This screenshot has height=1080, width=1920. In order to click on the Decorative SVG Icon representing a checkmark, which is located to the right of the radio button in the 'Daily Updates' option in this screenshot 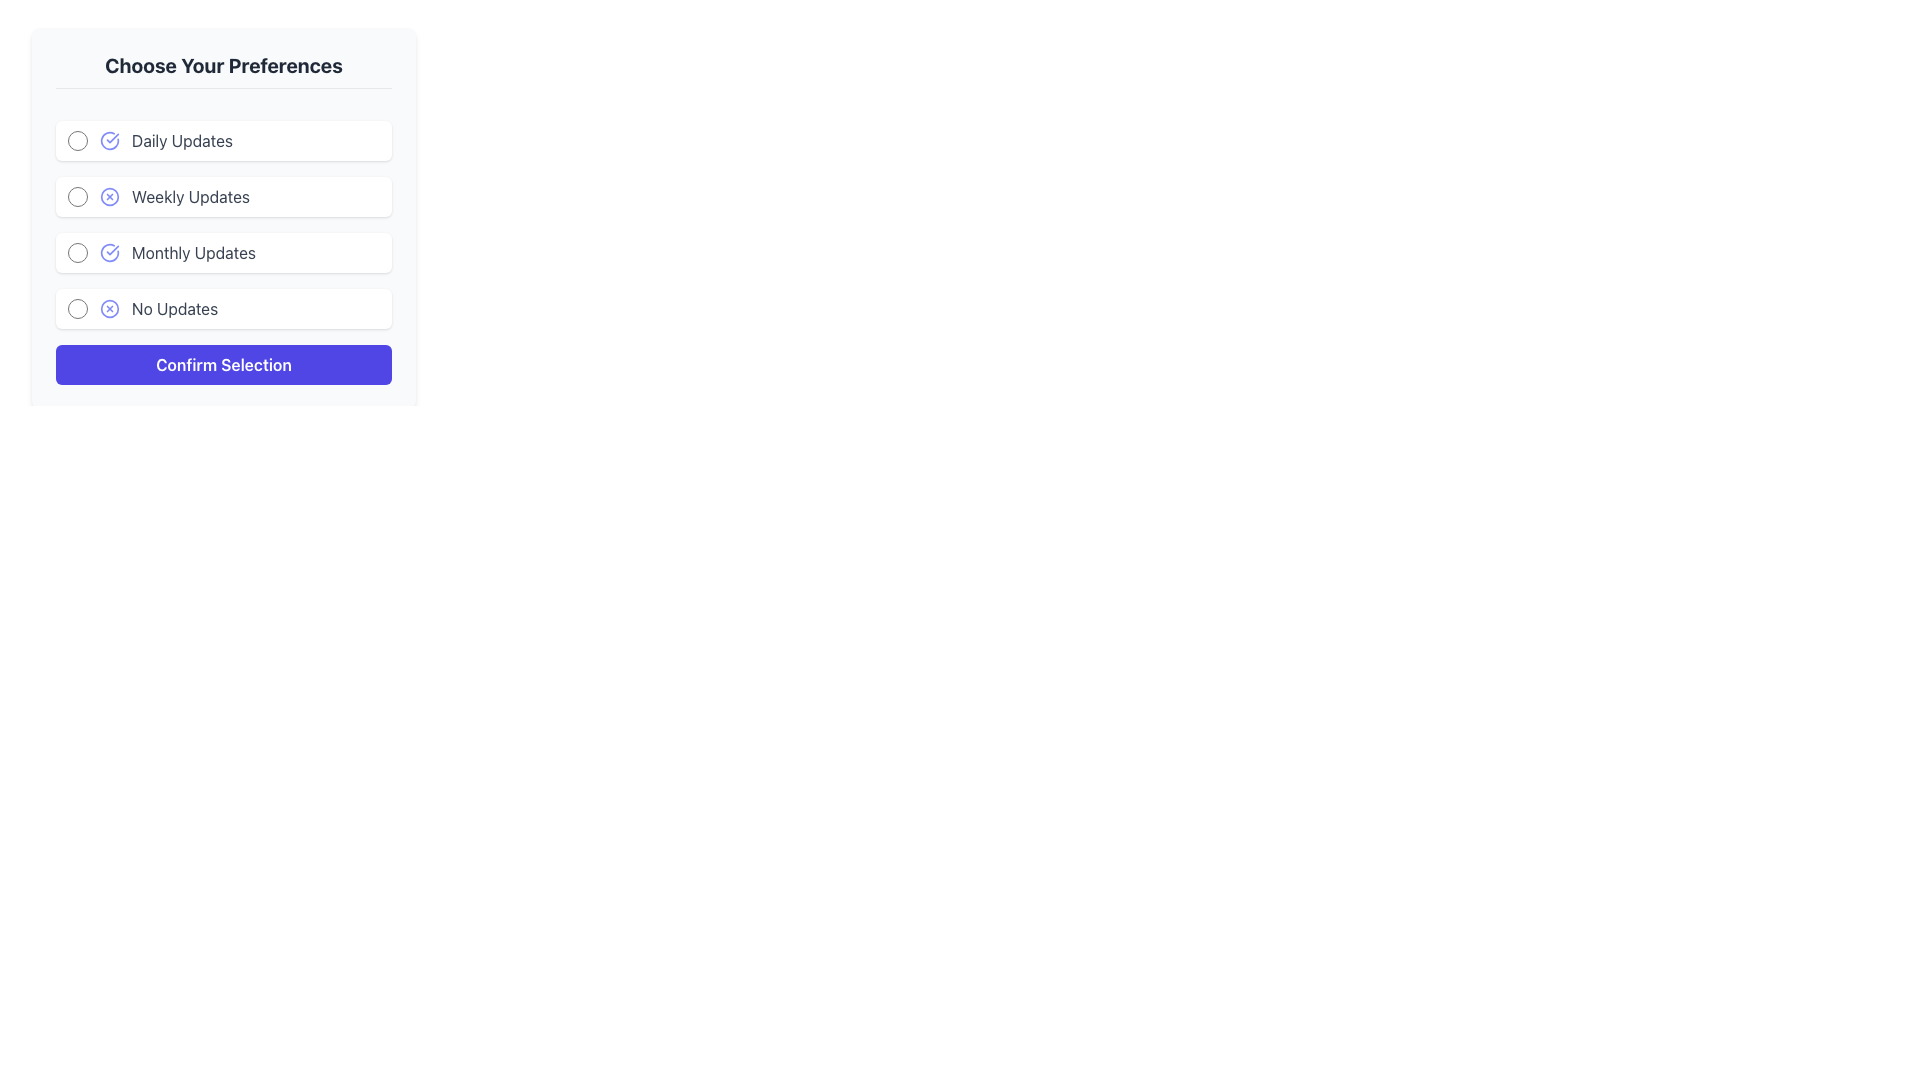, I will do `click(109, 140)`.